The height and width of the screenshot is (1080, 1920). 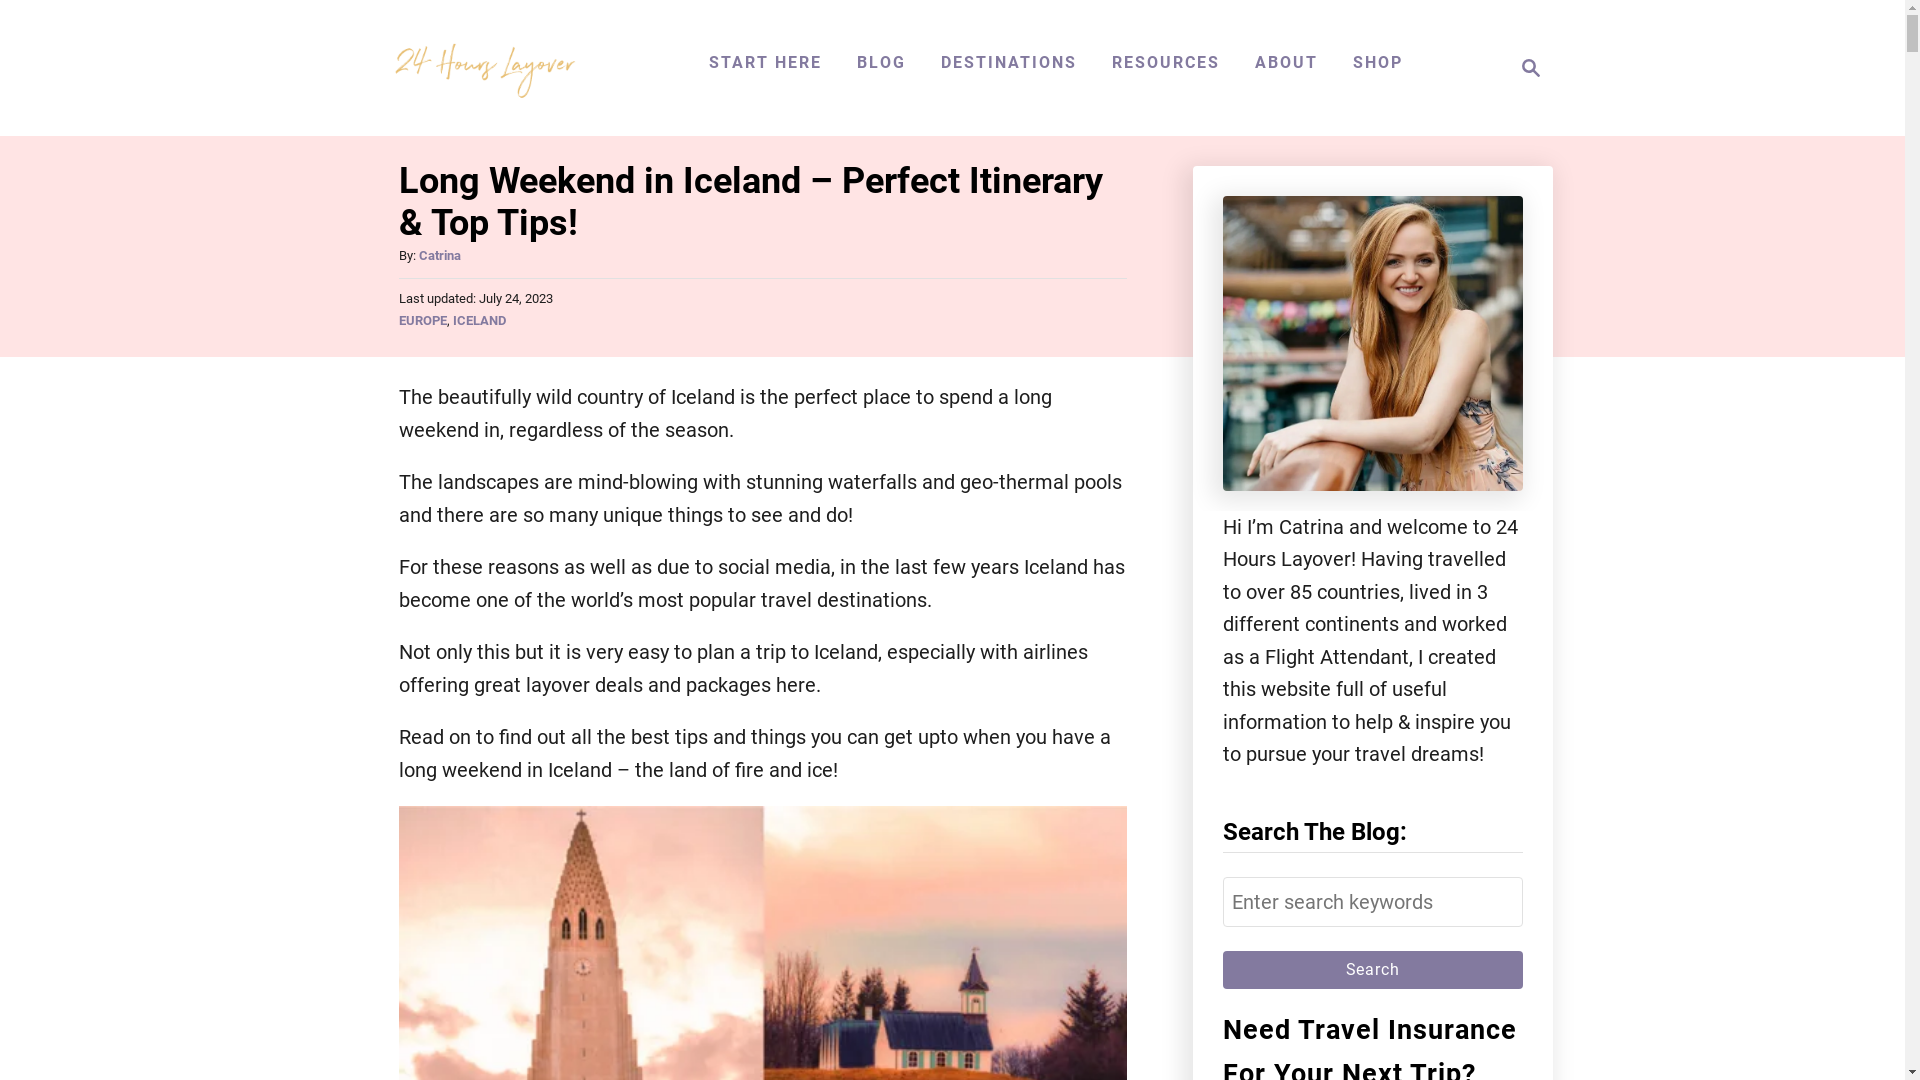 I want to click on 'Search', so click(x=1371, y=968).